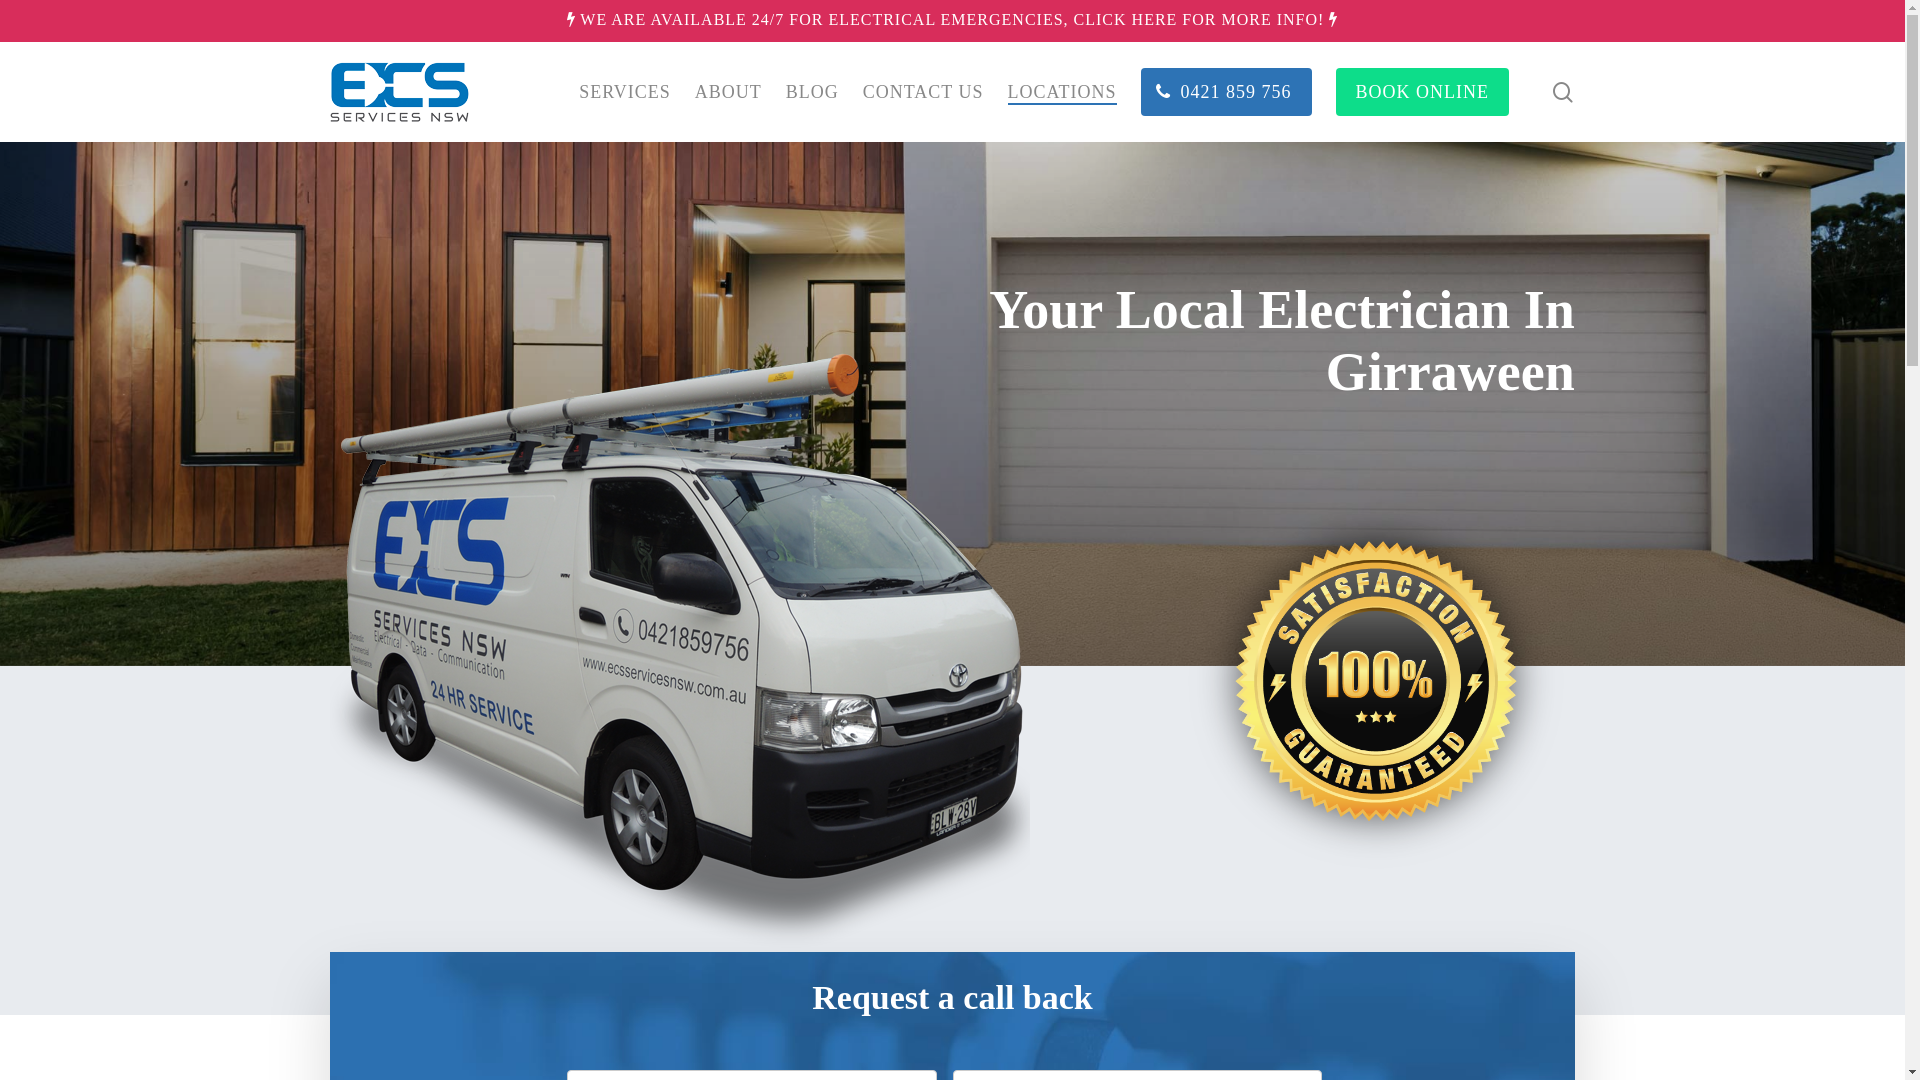 The width and height of the screenshot is (1920, 1080). I want to click on 'search', so click(1562, 92).